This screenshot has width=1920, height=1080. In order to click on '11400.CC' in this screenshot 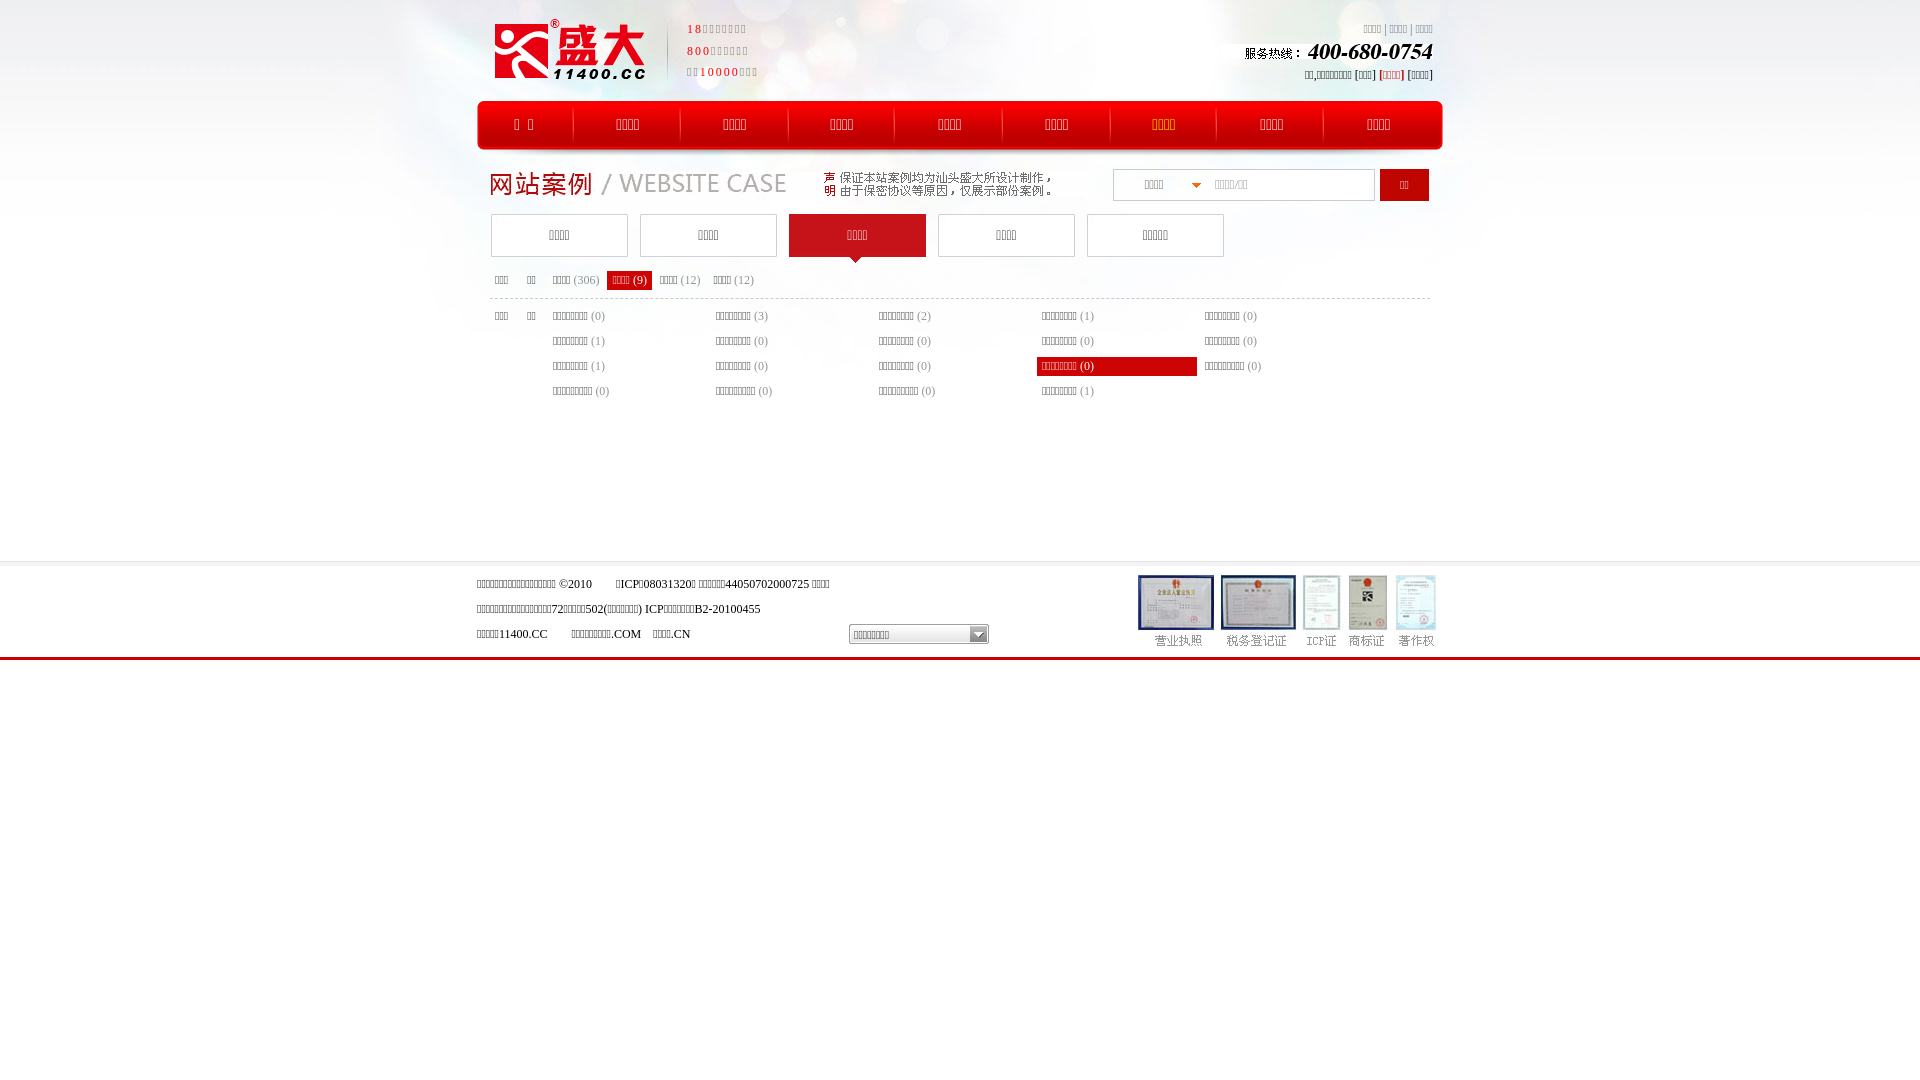, I will do `click(523, 633)`.